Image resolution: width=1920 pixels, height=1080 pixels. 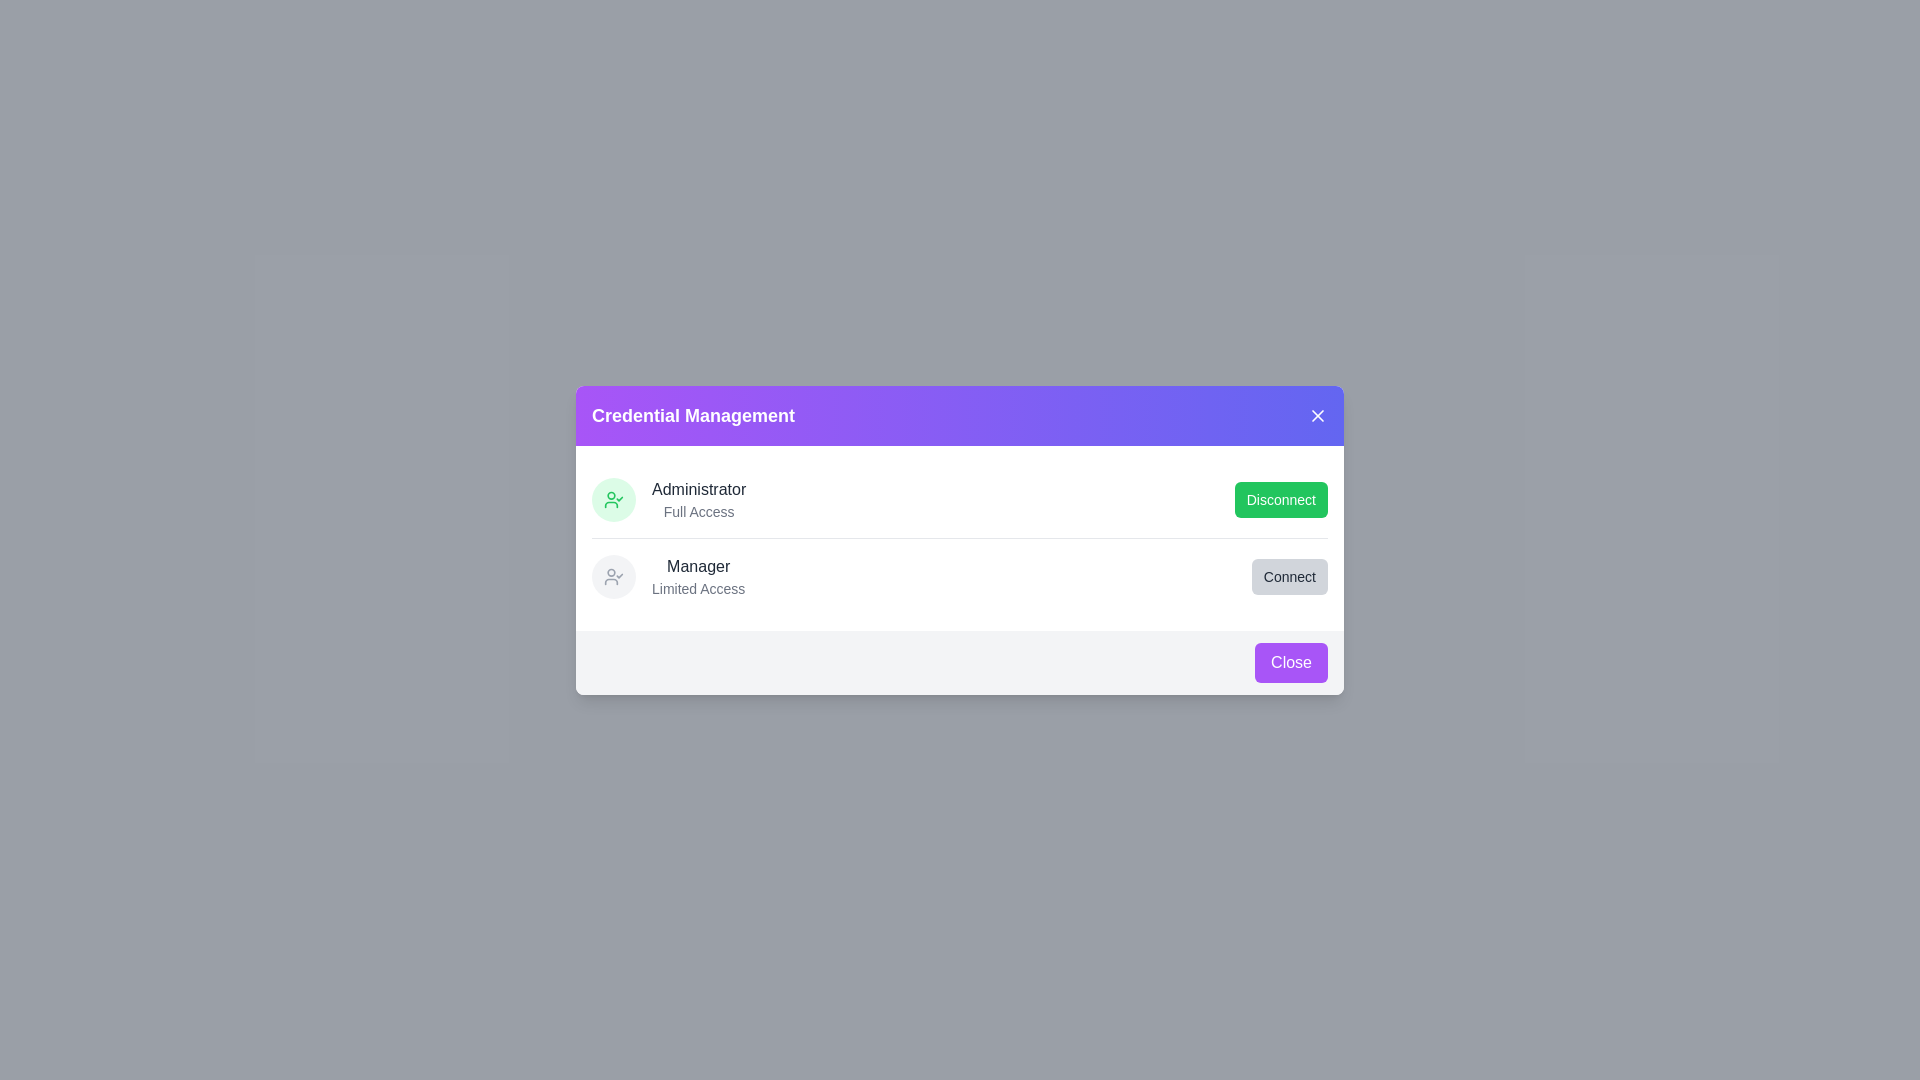 What do you see at coordinates (699, 498) in the screenshot?
I see `the first item in the 'Credential Management' modal dialog, which consists of two stacked labels: 'Administrator' in bold dark text and 'Full Access' in smaller lighter text, positioned to the right of a green circular icon` at bounding box center [699, 498].